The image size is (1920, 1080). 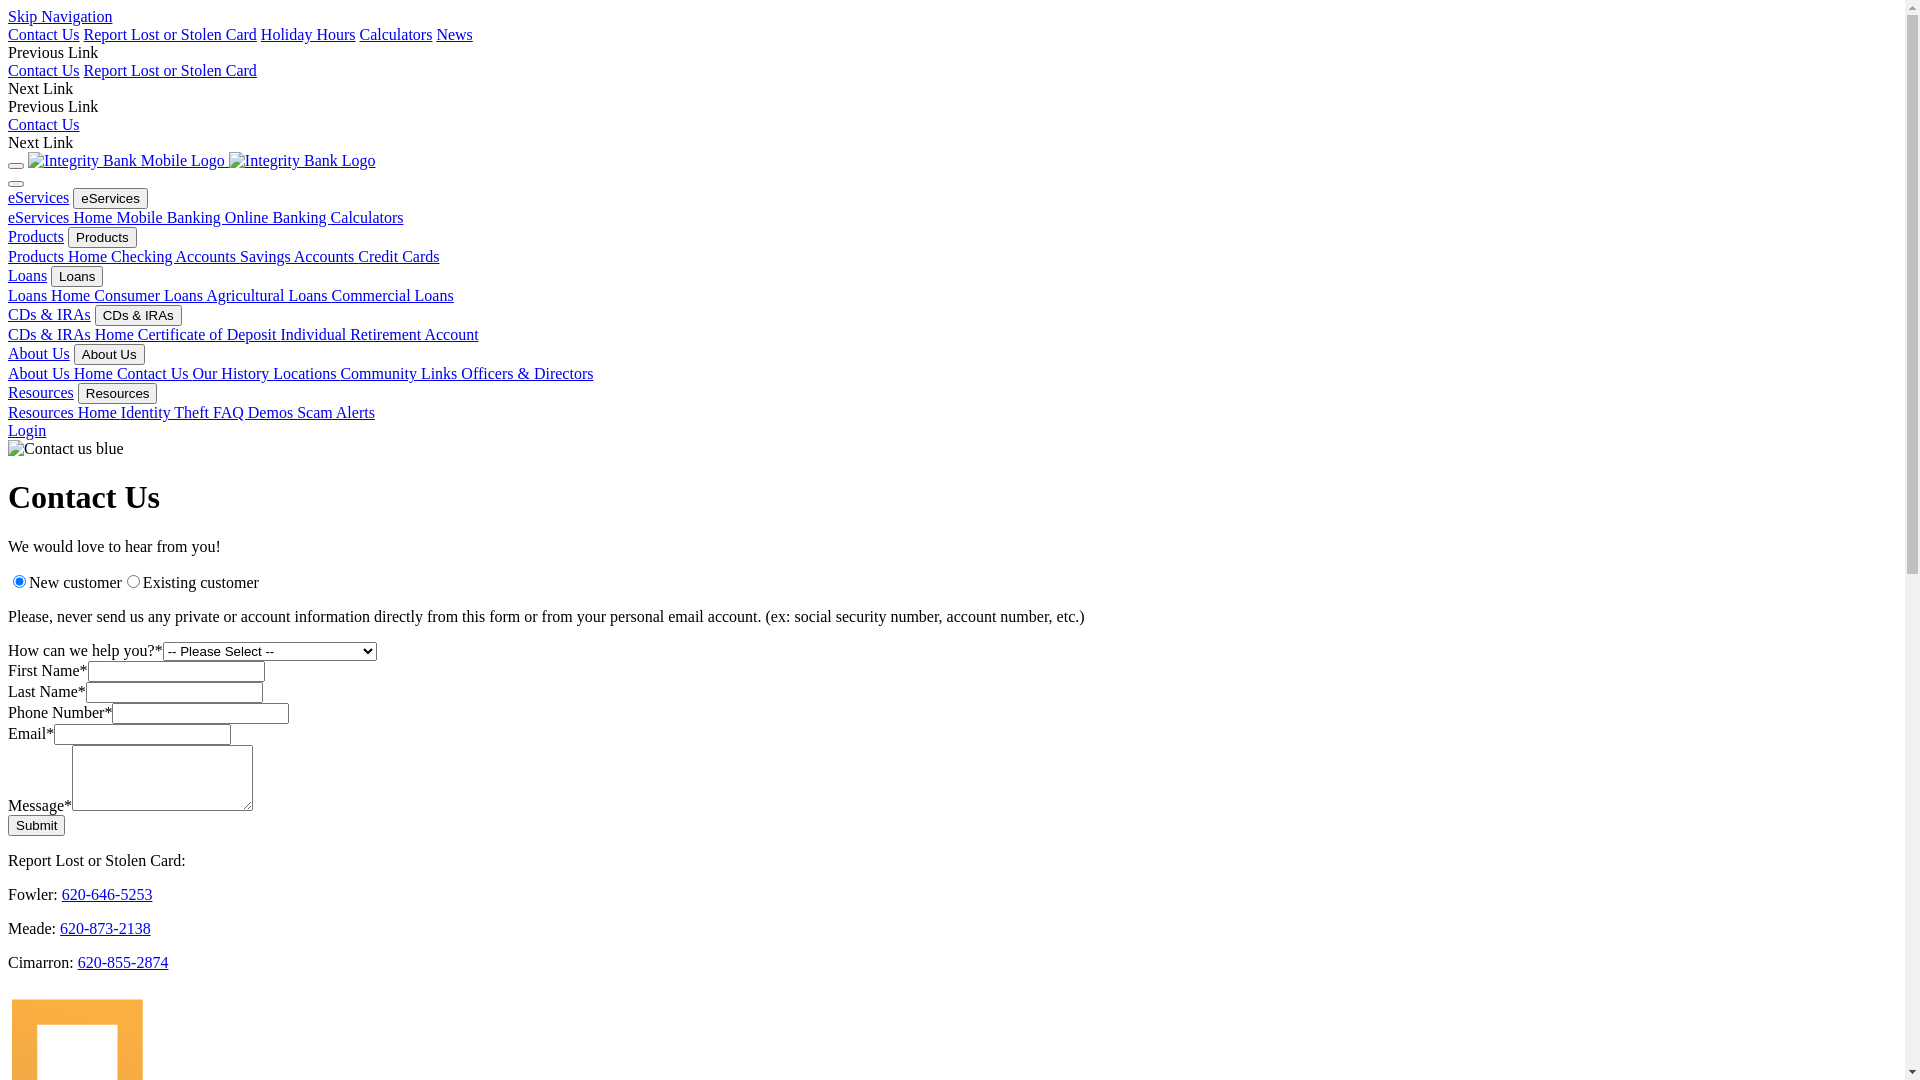 I want to click on 'Savings Accounts', so click(x=297, y=255).